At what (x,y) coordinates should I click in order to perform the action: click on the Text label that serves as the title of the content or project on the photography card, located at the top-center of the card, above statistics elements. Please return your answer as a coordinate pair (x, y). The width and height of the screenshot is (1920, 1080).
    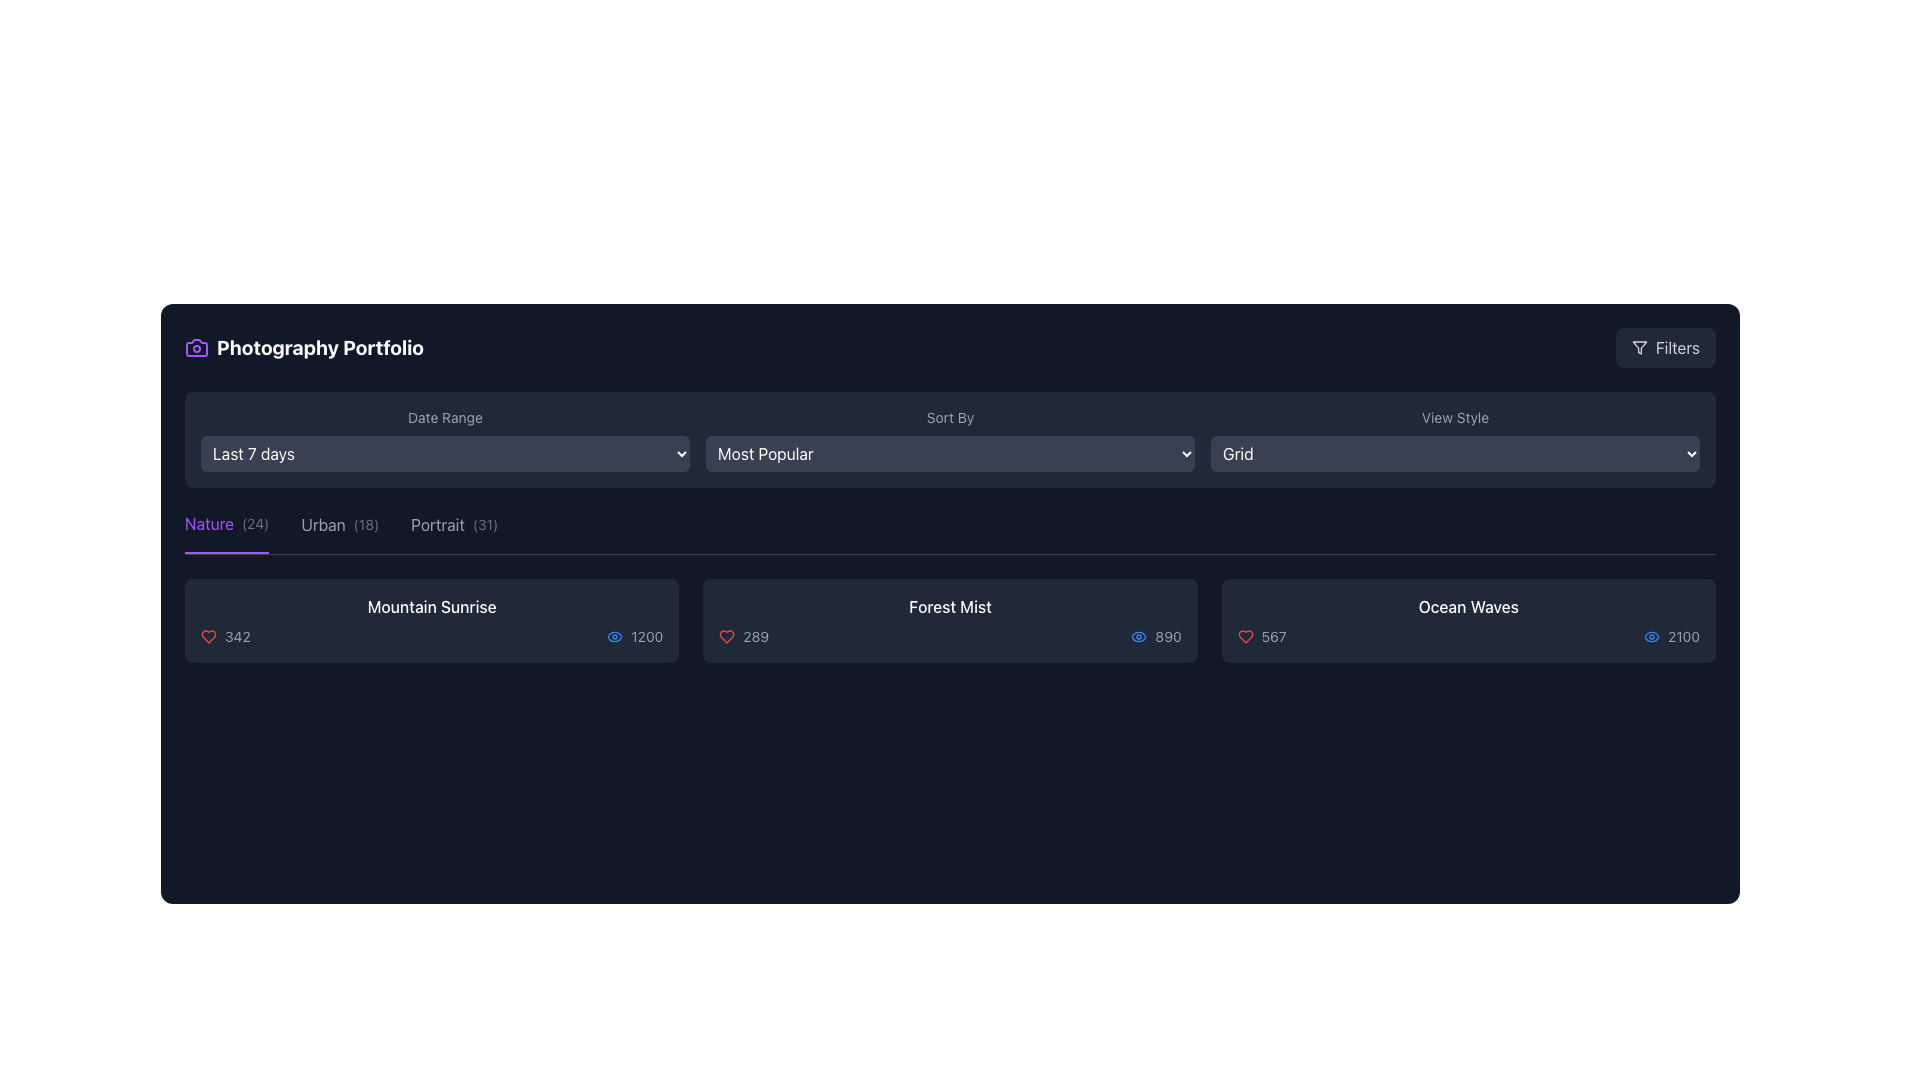
    Looking at the image, I should click on (949, 605).